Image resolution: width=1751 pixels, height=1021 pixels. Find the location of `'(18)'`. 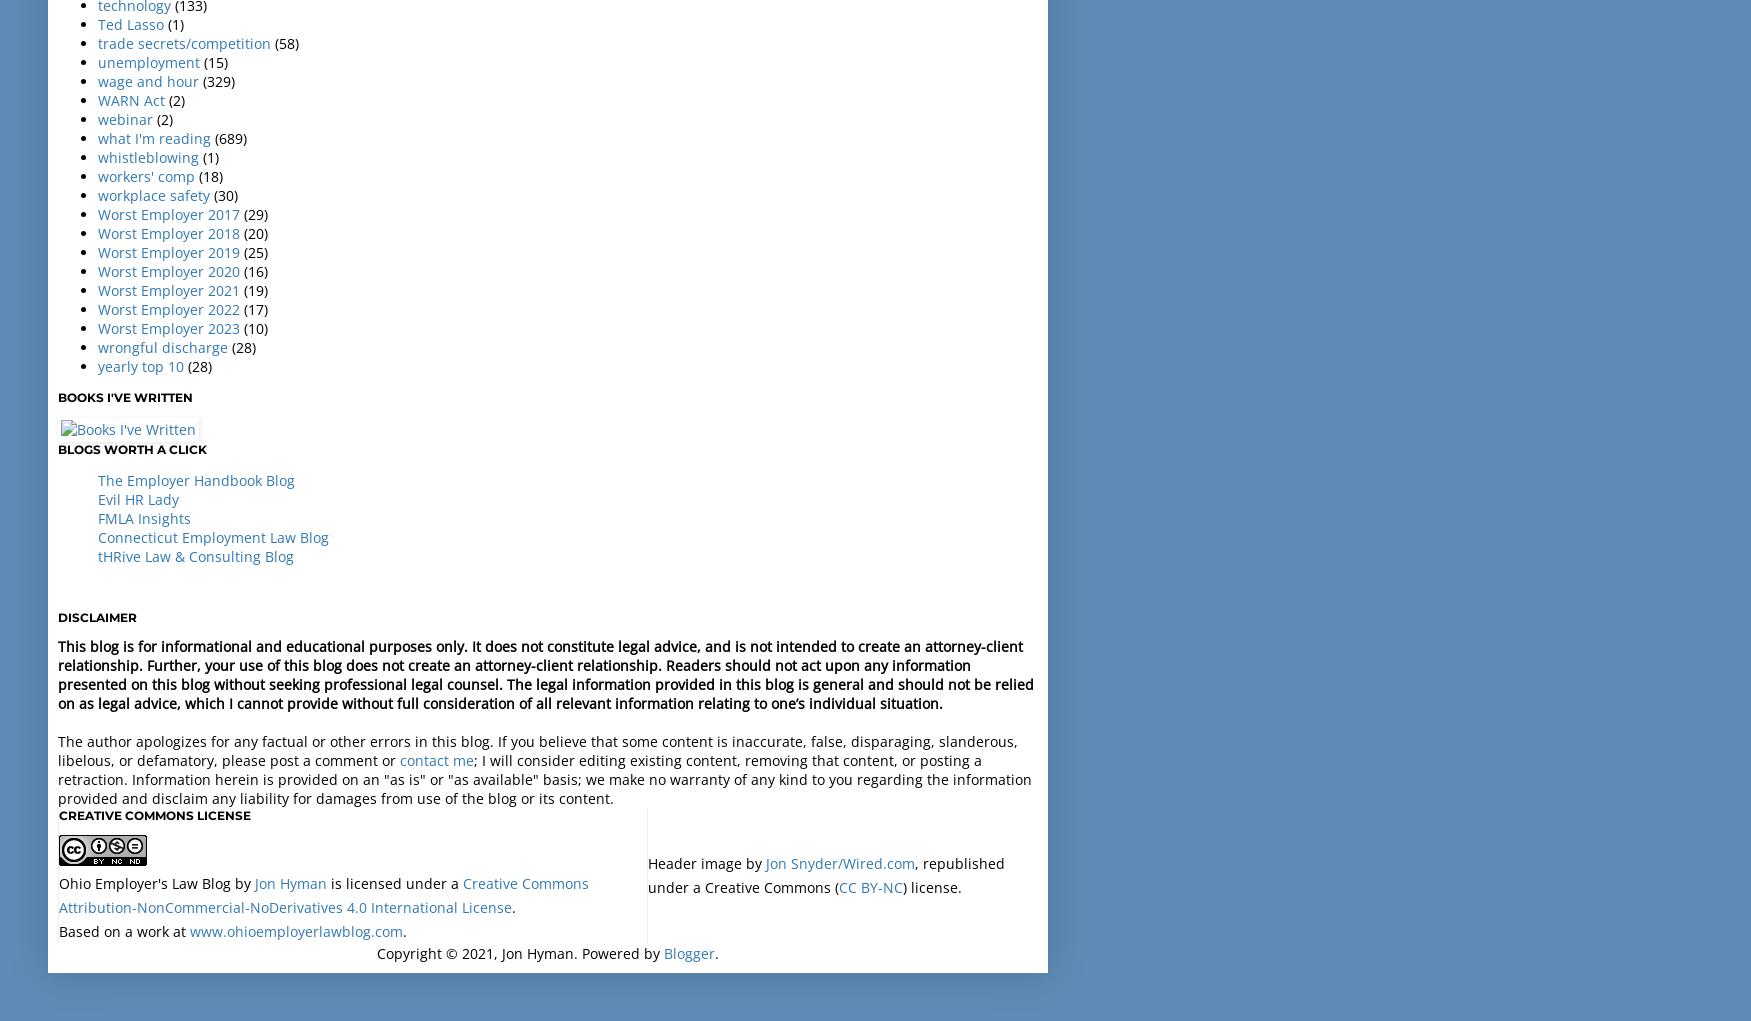

'(18)' is located at coordinates (198, 174).